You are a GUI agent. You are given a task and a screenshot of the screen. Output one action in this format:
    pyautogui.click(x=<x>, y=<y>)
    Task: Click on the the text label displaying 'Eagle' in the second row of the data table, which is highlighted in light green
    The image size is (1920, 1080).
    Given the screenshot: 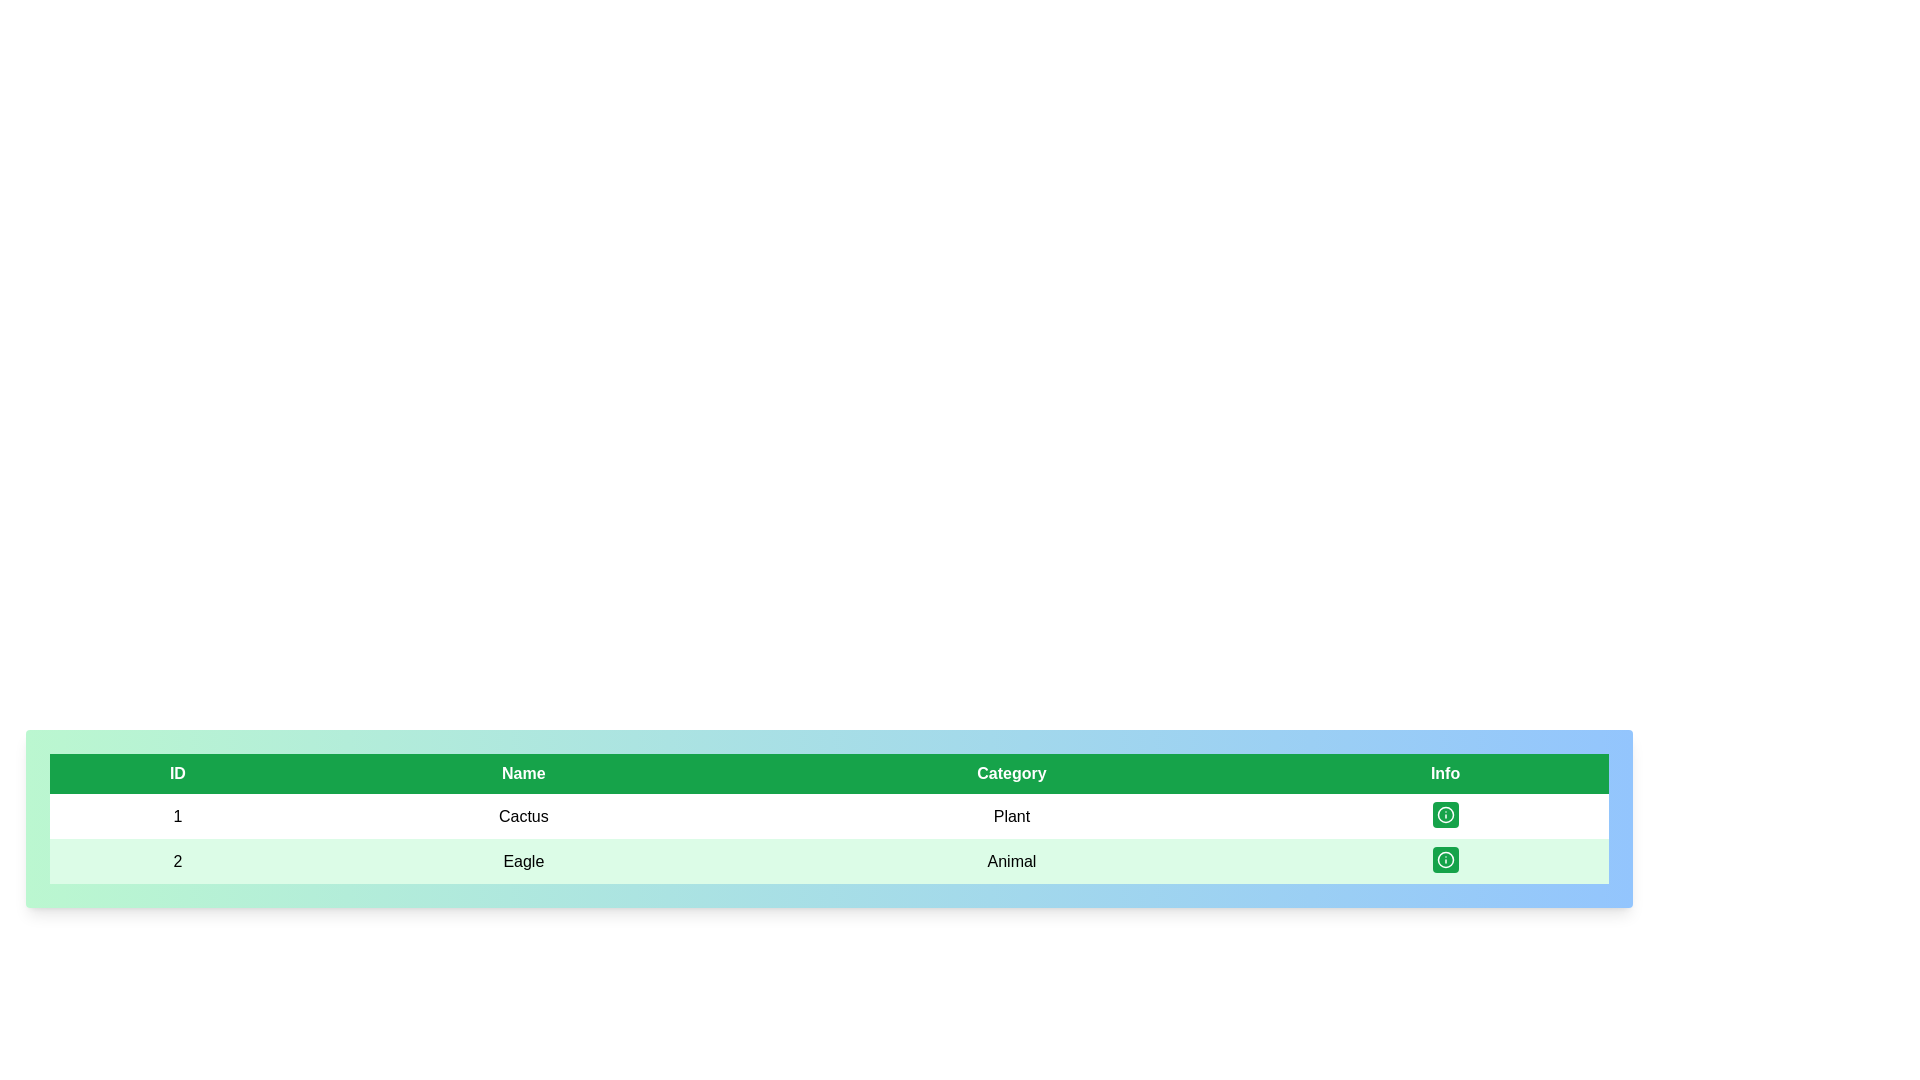 What is the action you would take?
    pyautogui.click(x=523, y=860)
    